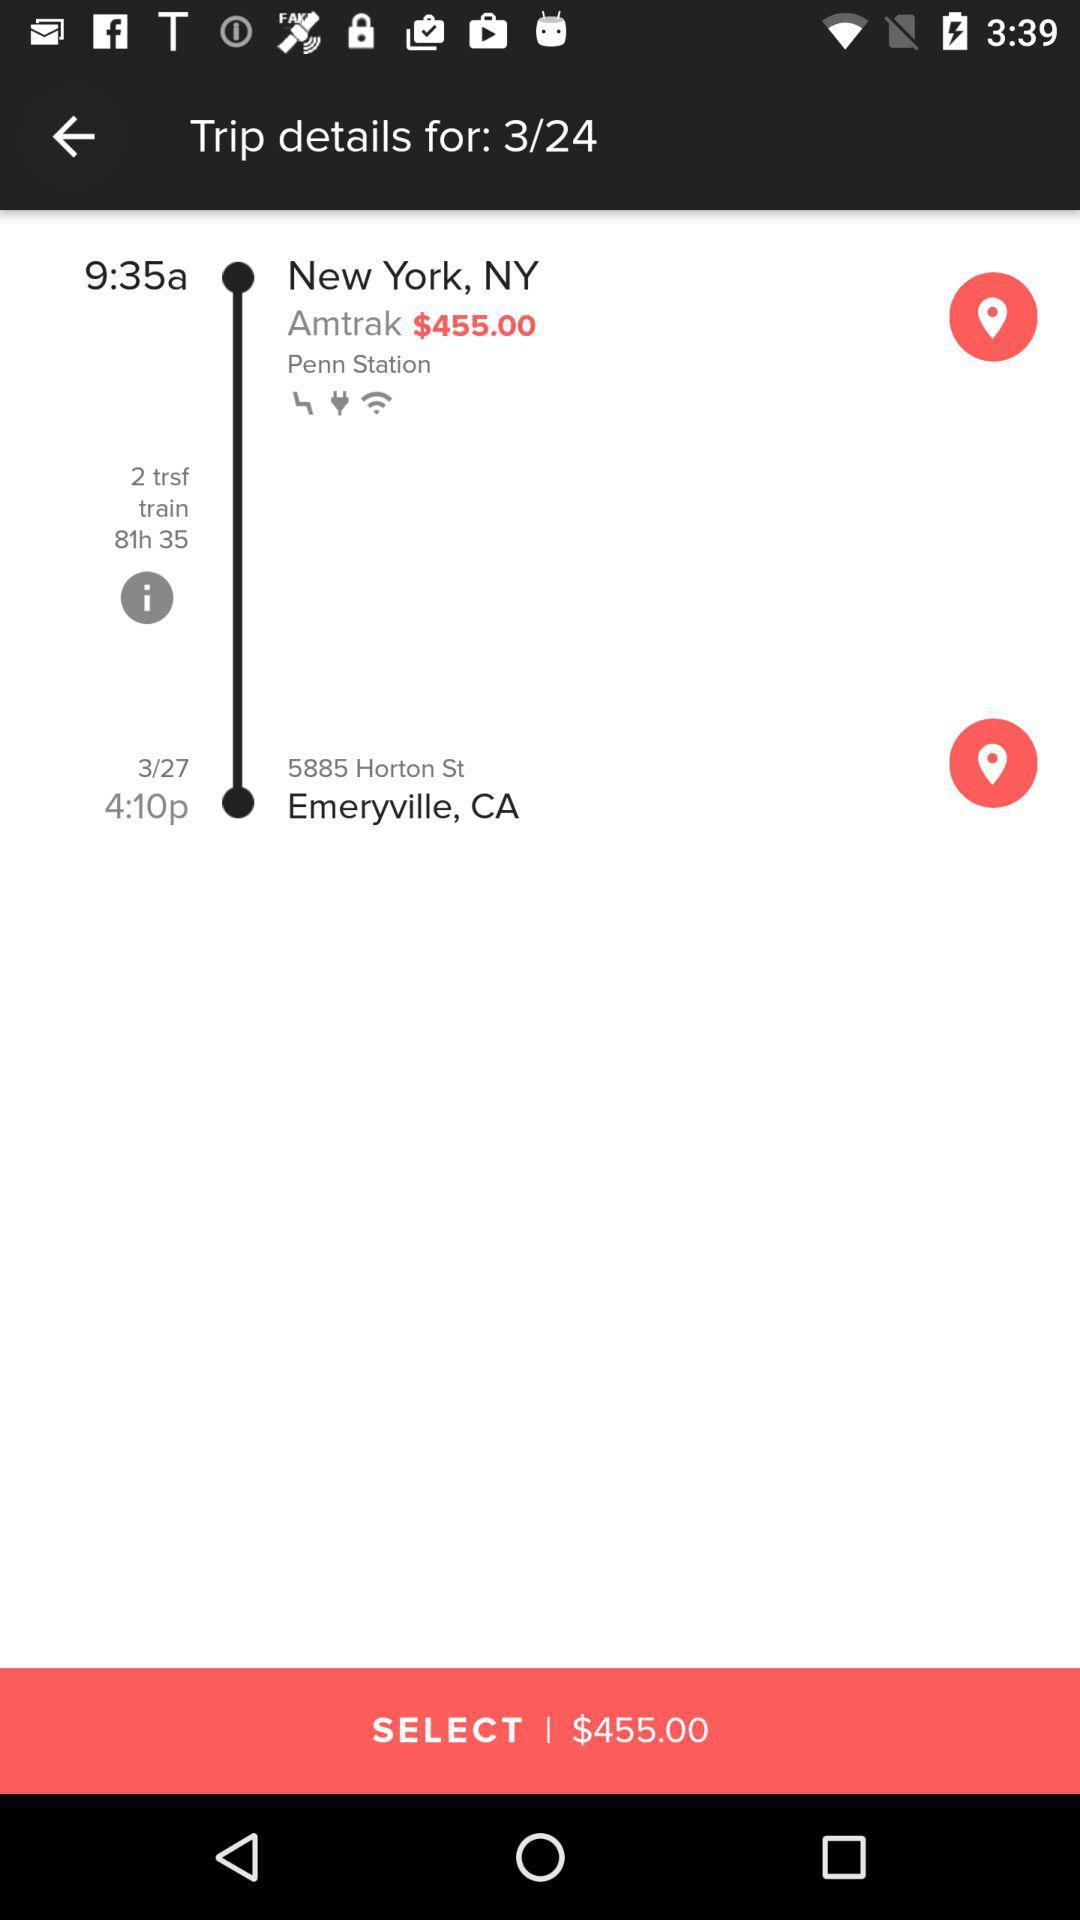  What do you see at coordinates (343, 322) in the screenshot?
I see `amtrak` at bounding box center [343, 322].